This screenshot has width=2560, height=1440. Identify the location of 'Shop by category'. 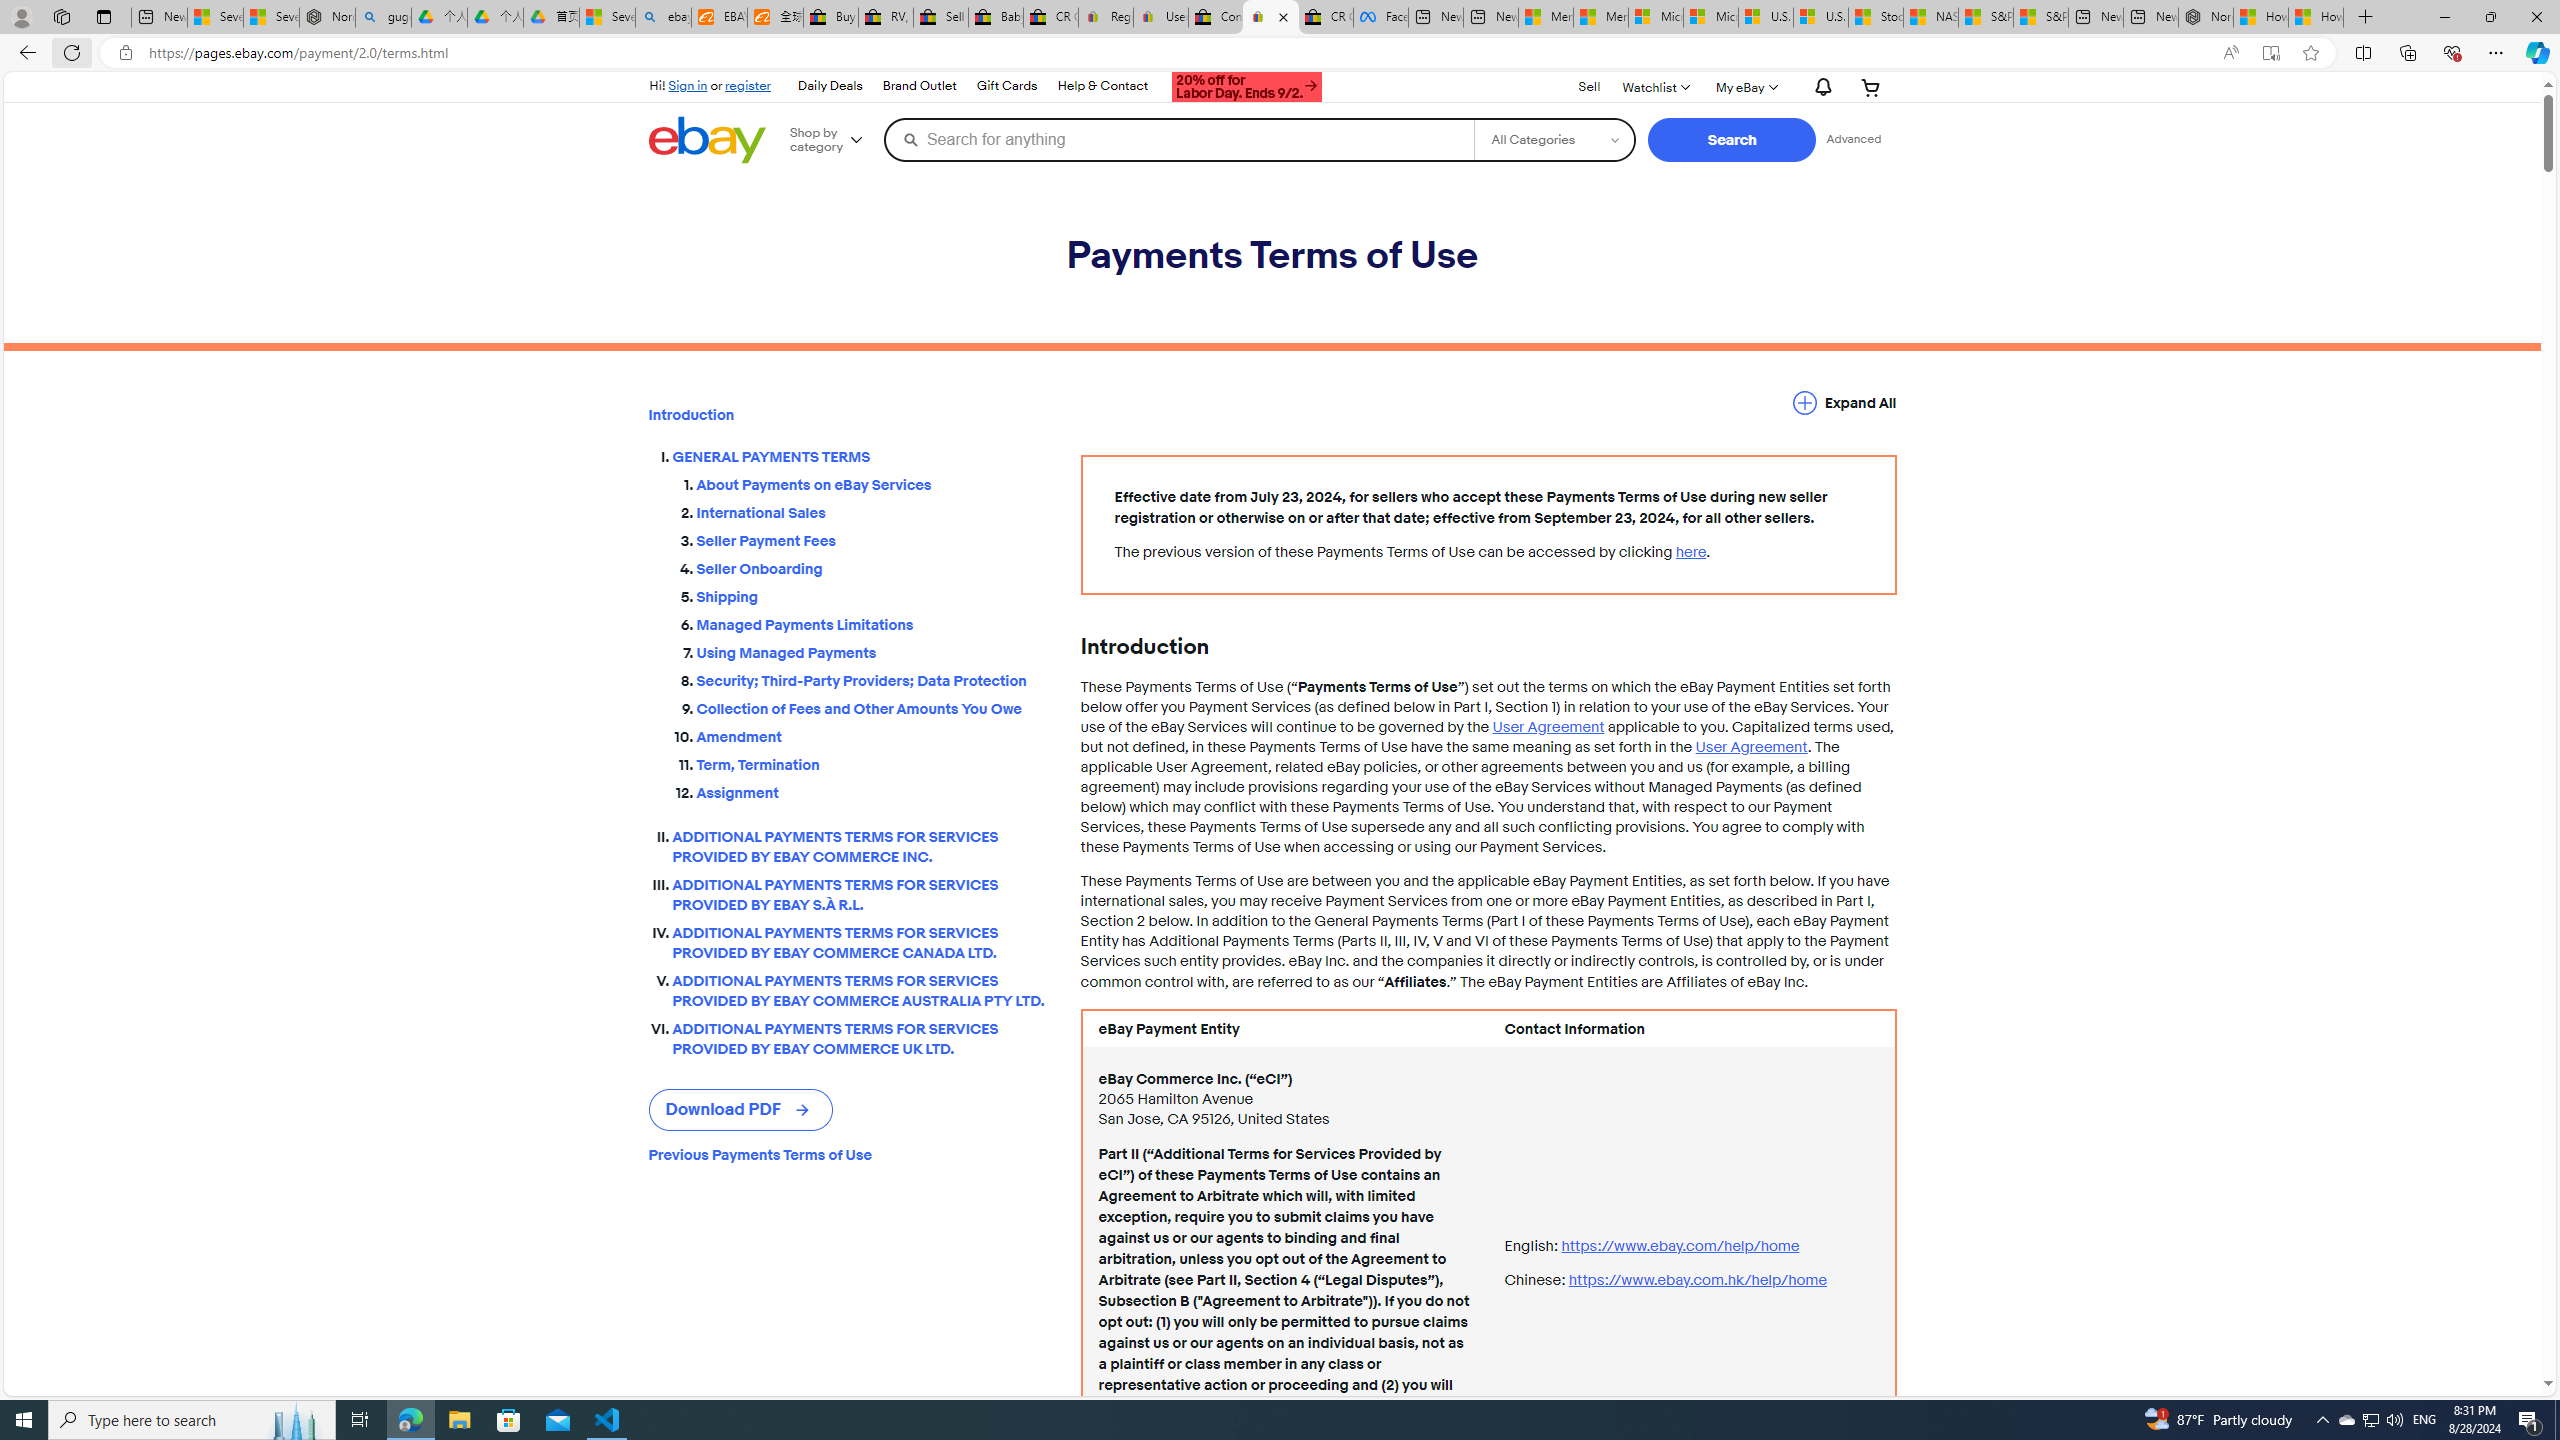
(832, 138).